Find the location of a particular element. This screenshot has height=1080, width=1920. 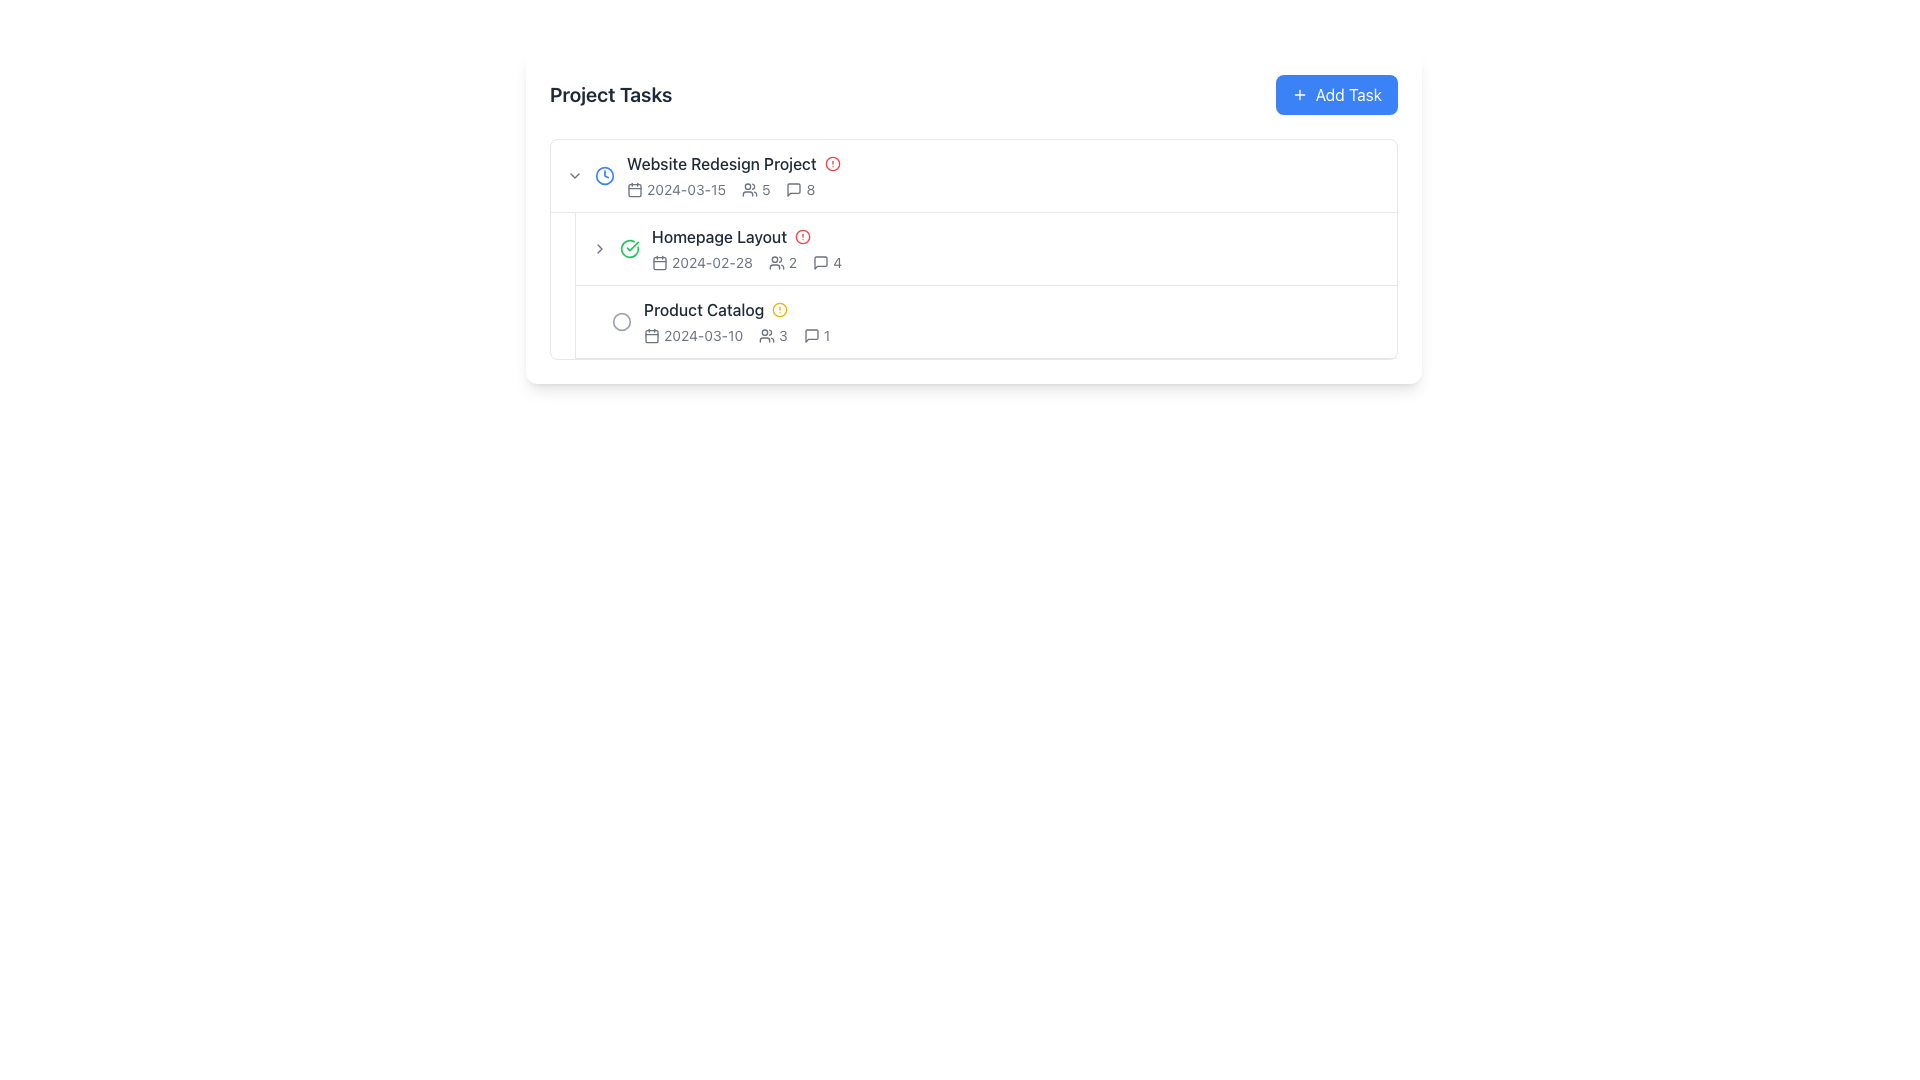

the circular graphical element within the clock icon for the 'Website Redesign Project' entry, located in the first row is located at coordinates (603, 175).